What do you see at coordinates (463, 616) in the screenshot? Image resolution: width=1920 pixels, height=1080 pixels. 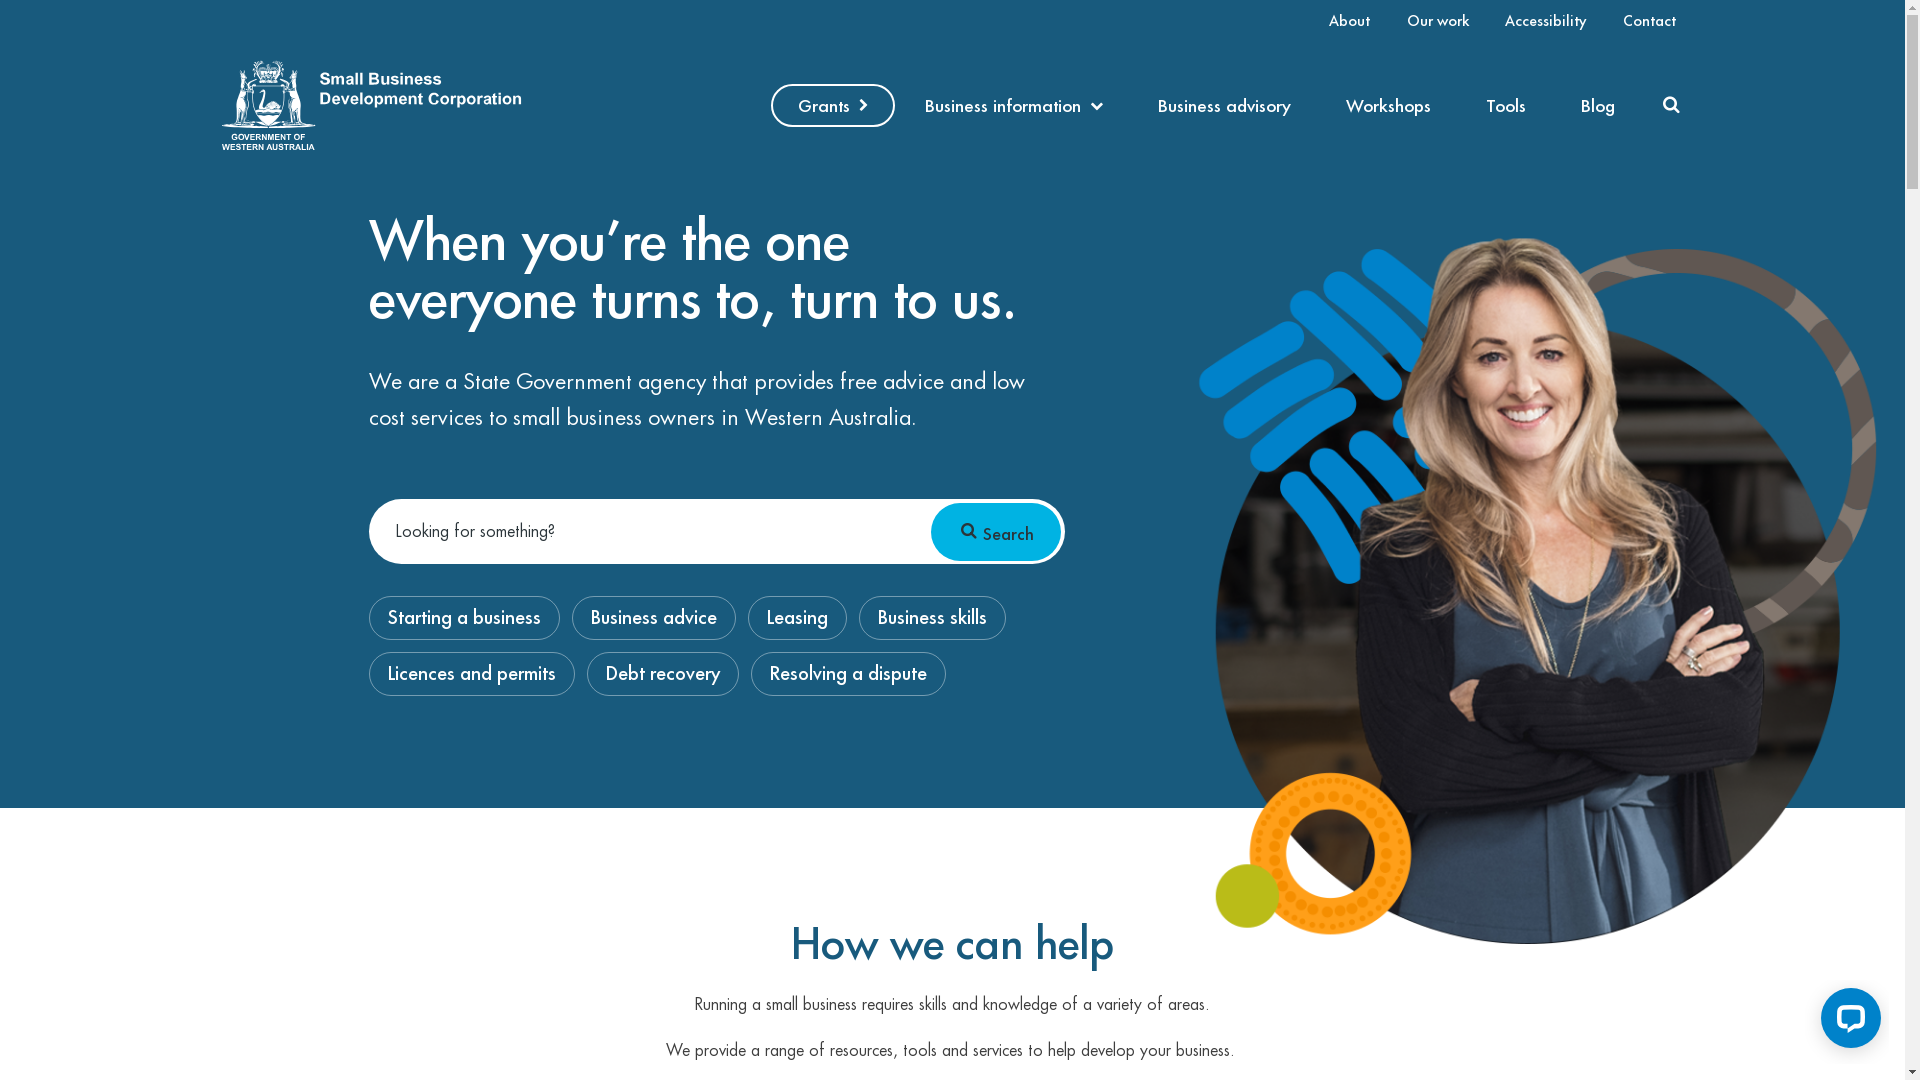 I see `'Starting a business'` at bounding box center [463, 616].